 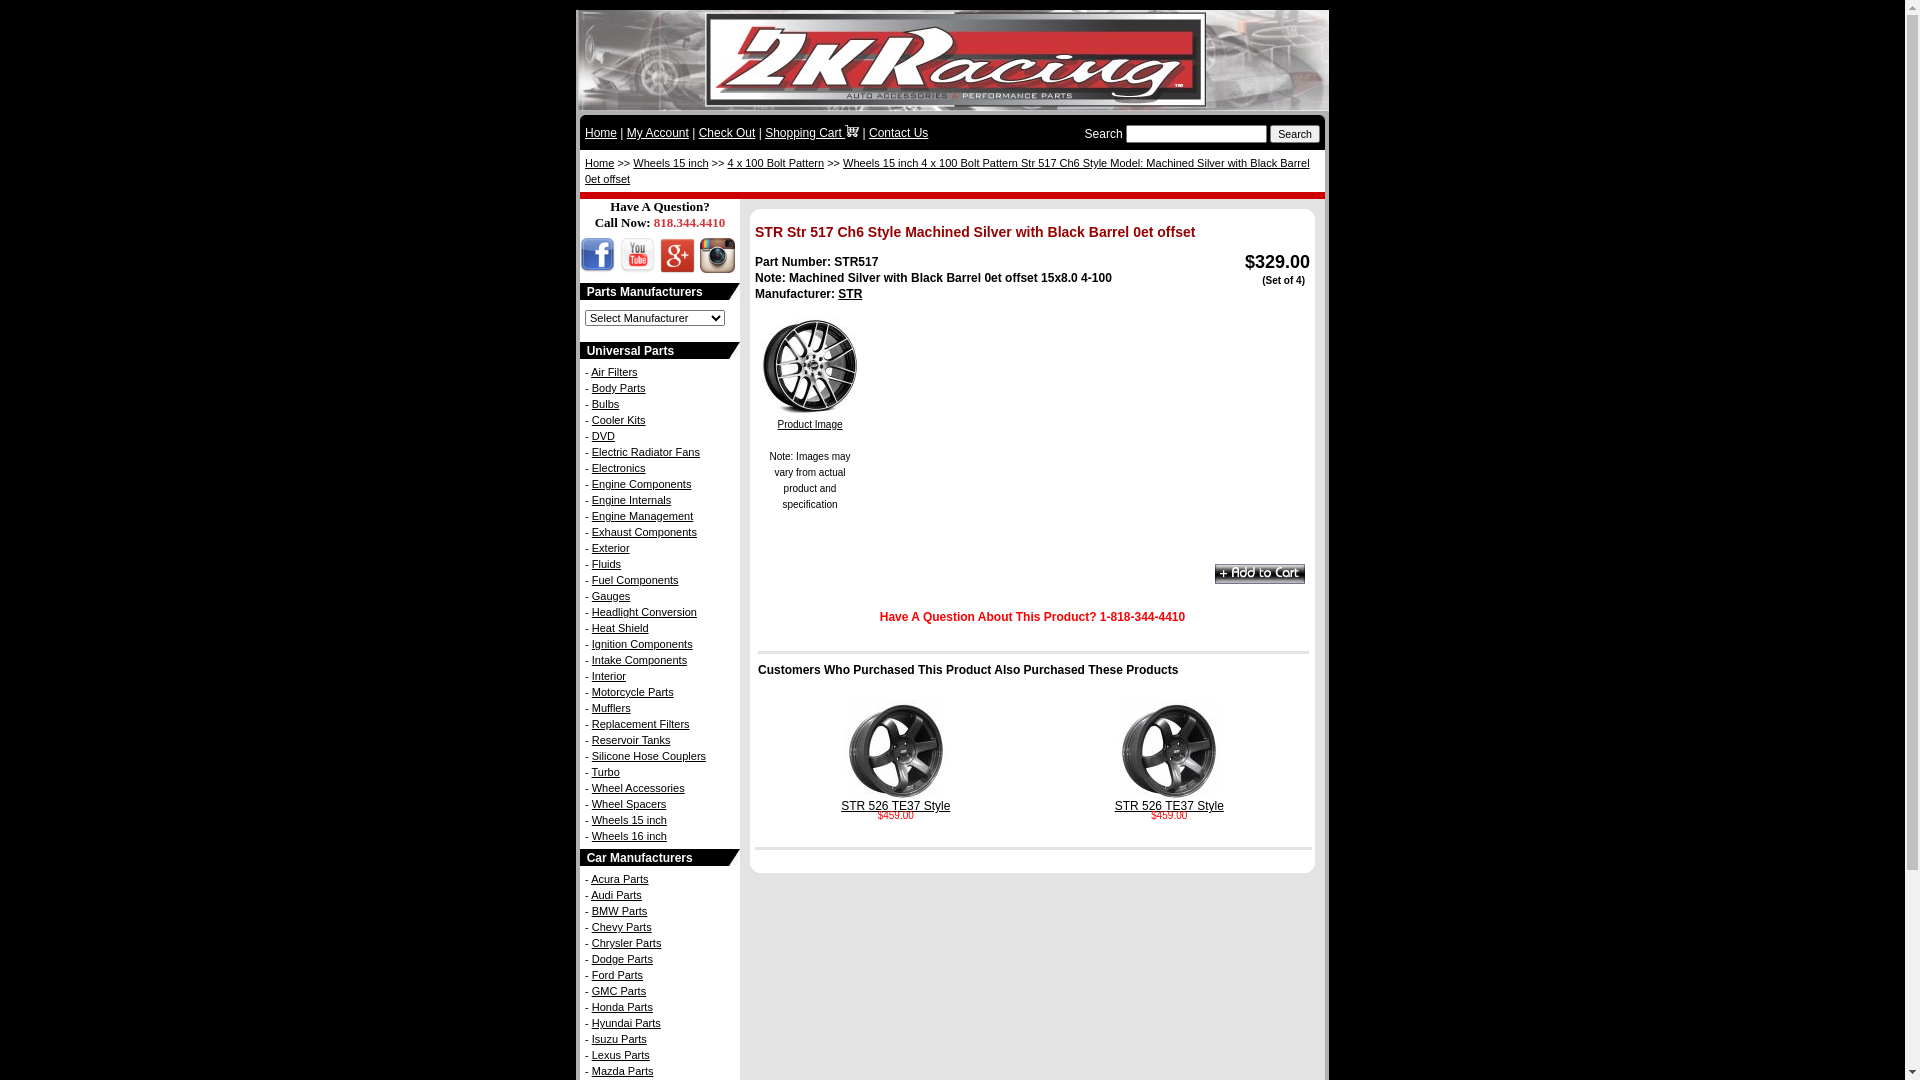 What do you see at coordinates (642, 483) in the screenshot?
I see `'Engine Components'` at bounding box center [642, 483].